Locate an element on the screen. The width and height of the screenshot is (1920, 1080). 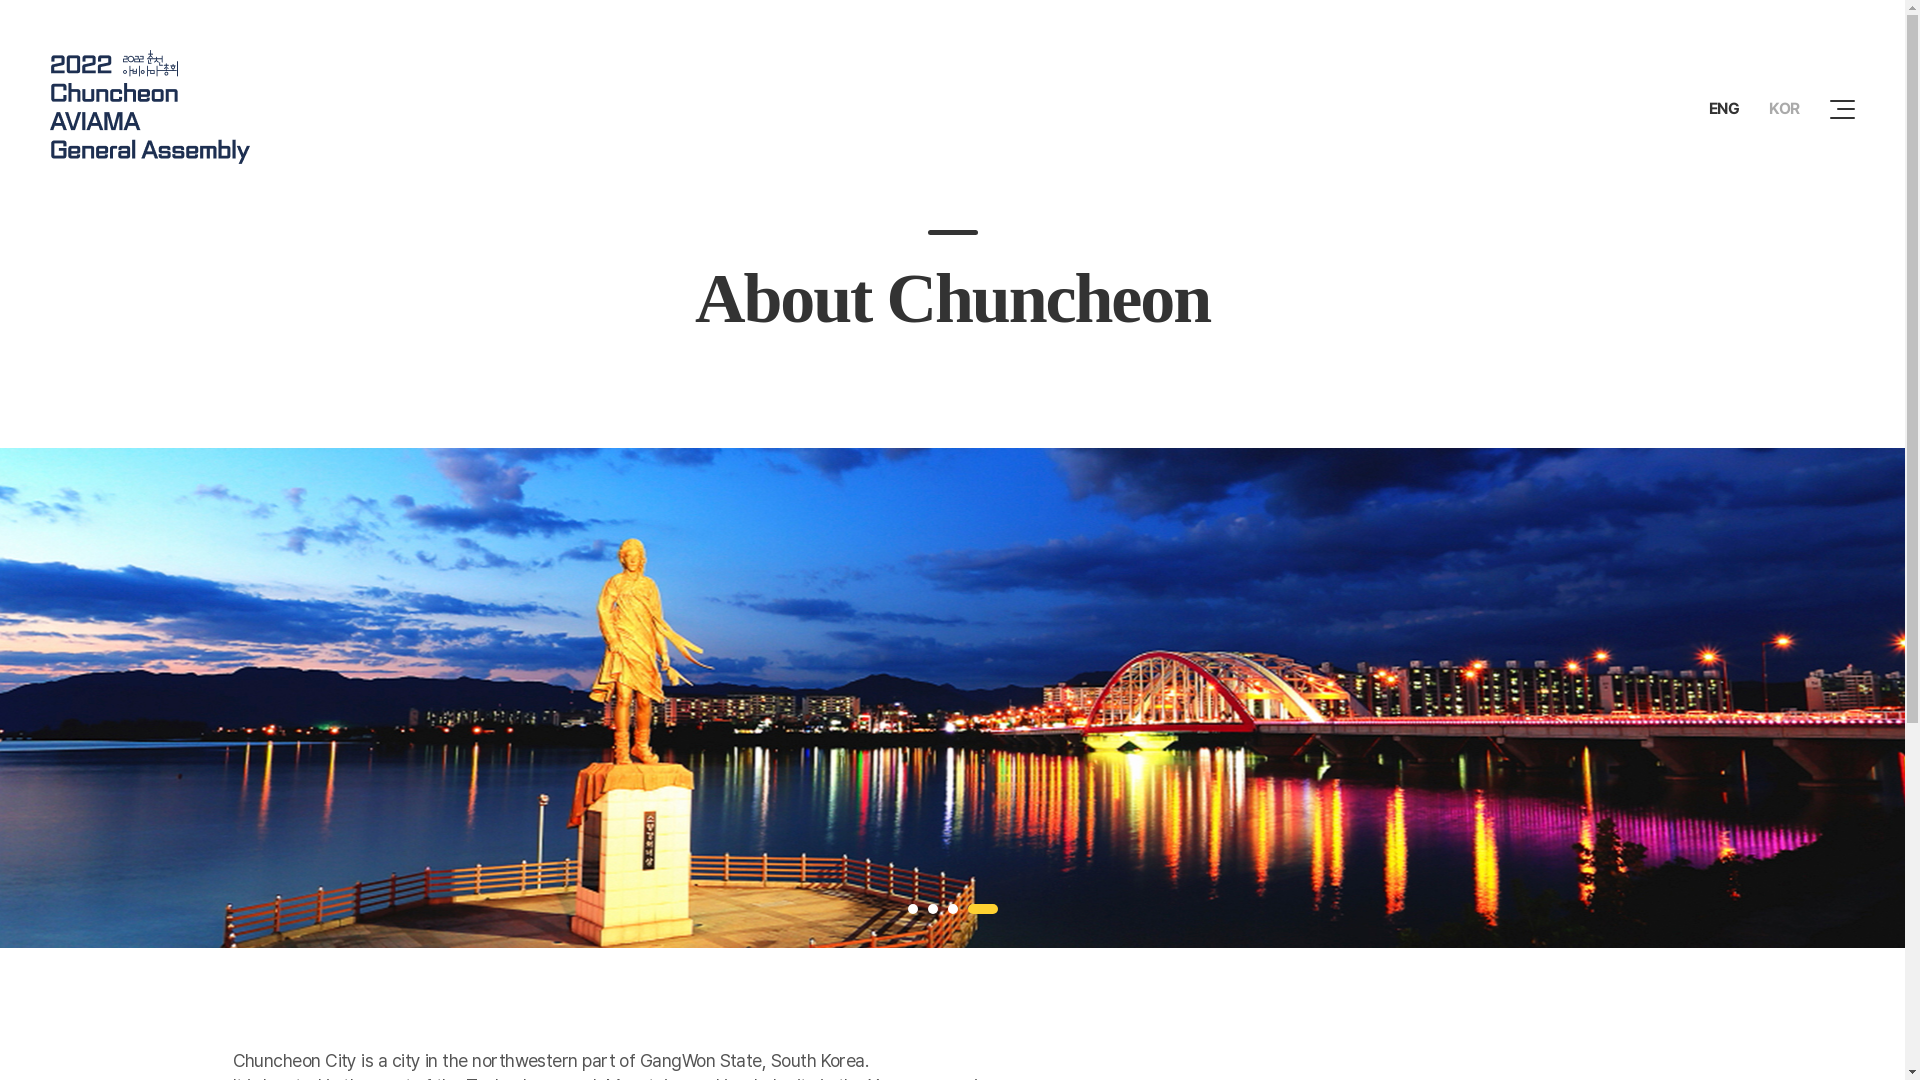
'KOR' is located at coordinates (1784, 108).